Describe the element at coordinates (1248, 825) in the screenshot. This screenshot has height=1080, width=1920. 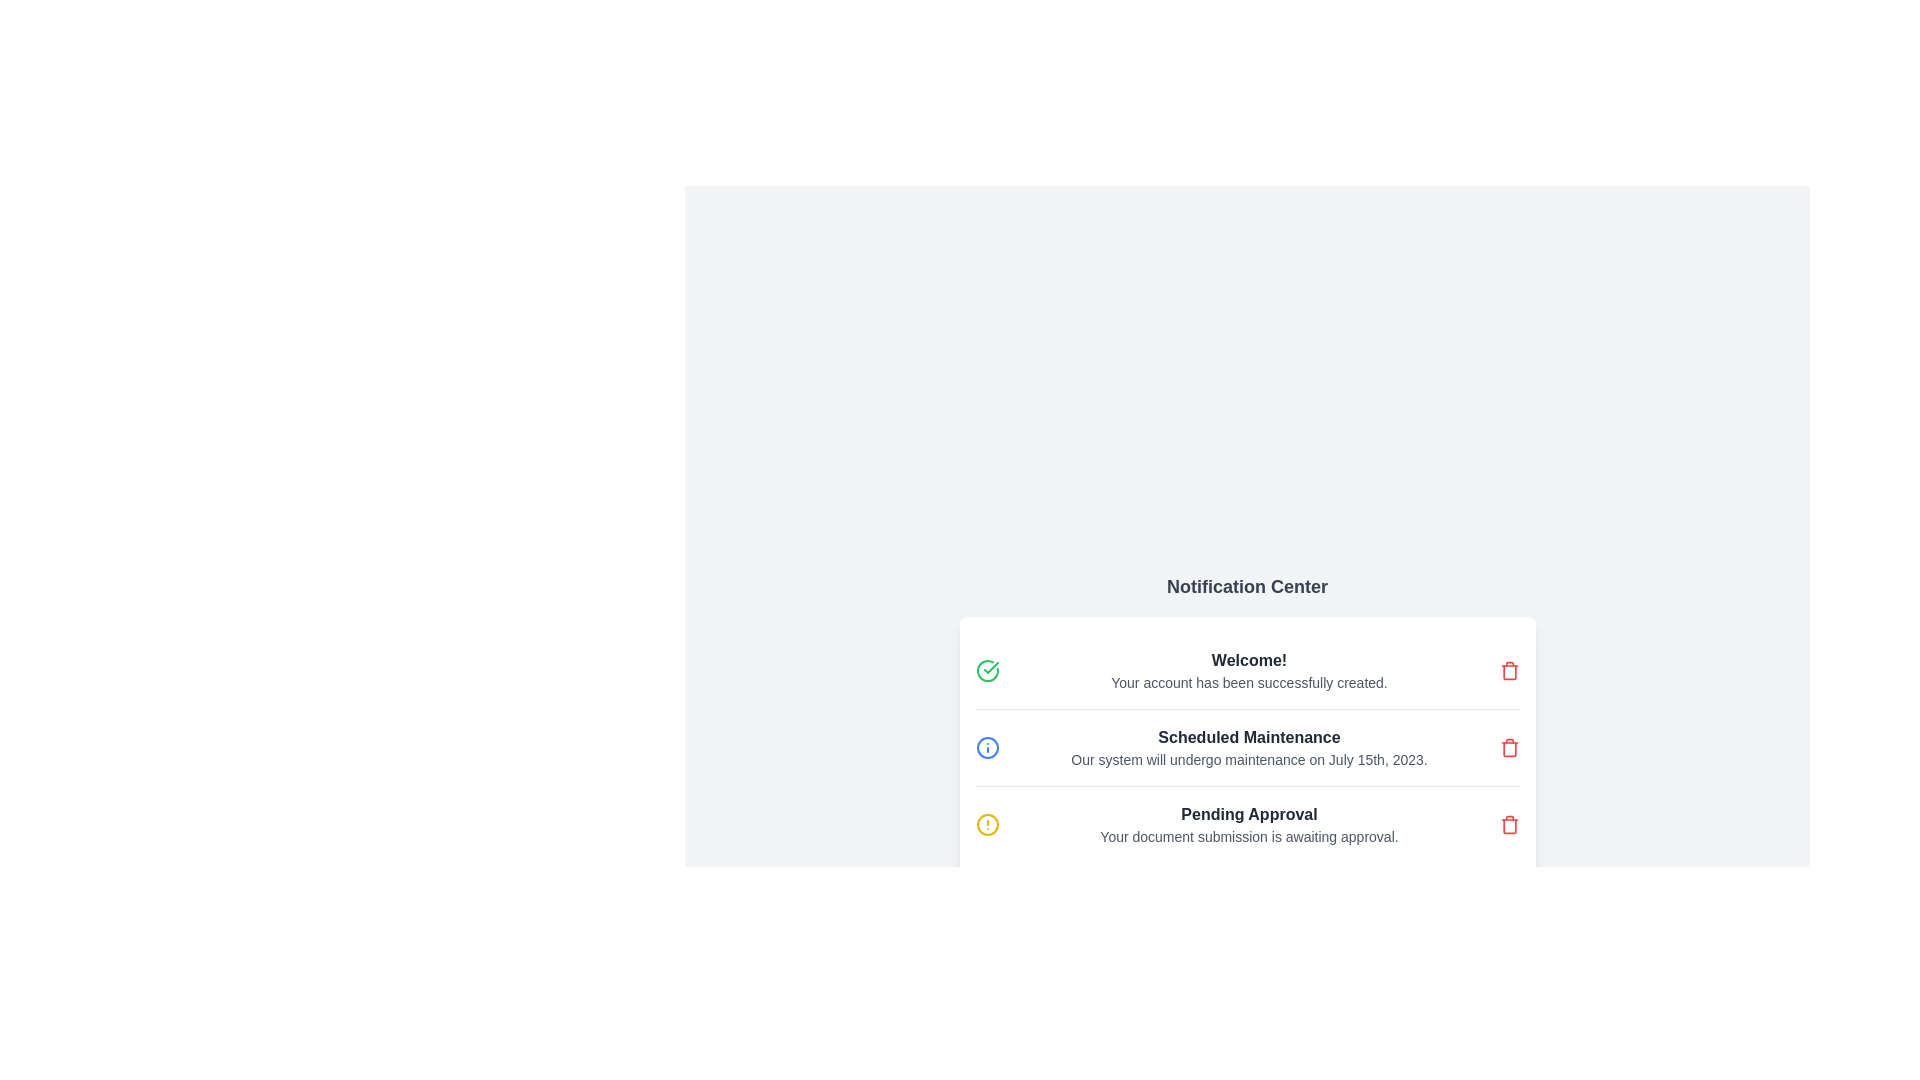
I see `the notification message element indicating document submission status, located as the third entry in the 'Notification Center', for further actions` at that location.